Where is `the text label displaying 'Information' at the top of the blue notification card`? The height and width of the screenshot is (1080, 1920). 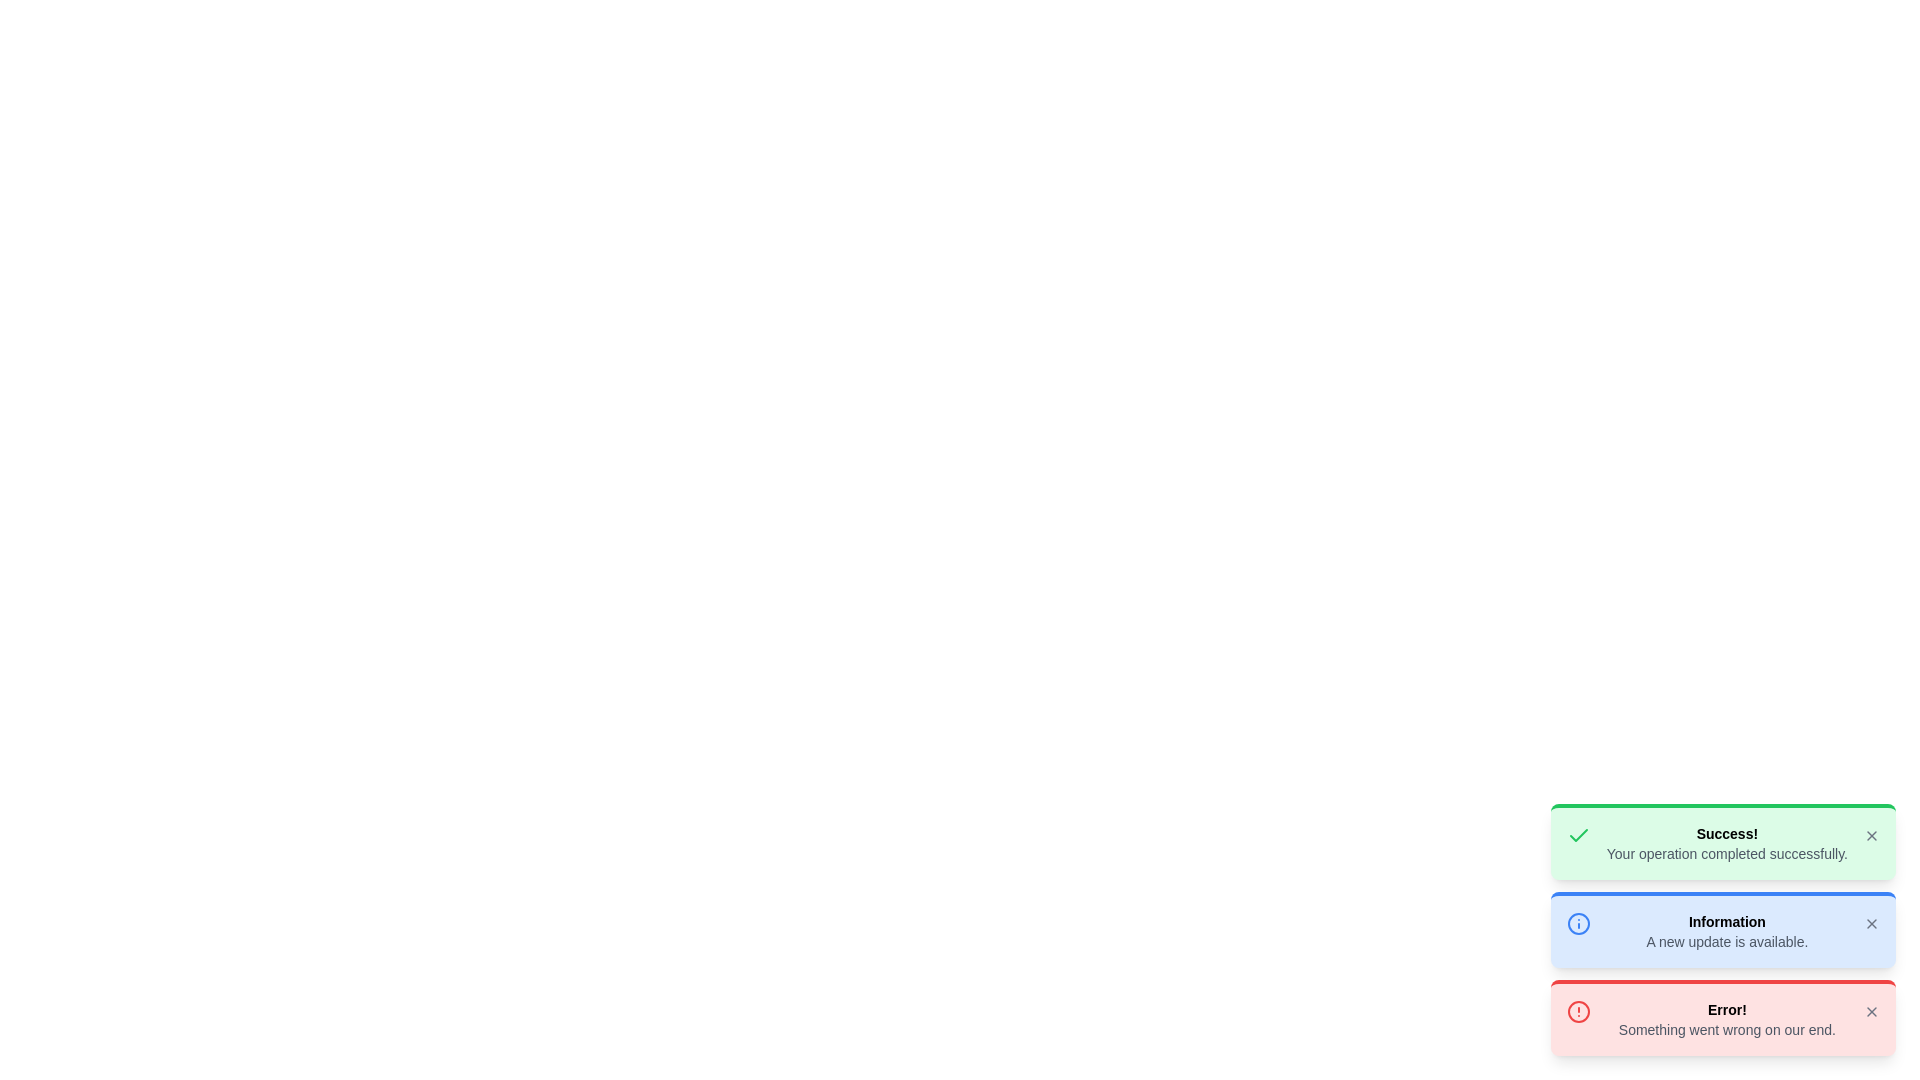 the text label displaying 'Information' at the top of the blue notification card is located at coordinates (1726, 921).